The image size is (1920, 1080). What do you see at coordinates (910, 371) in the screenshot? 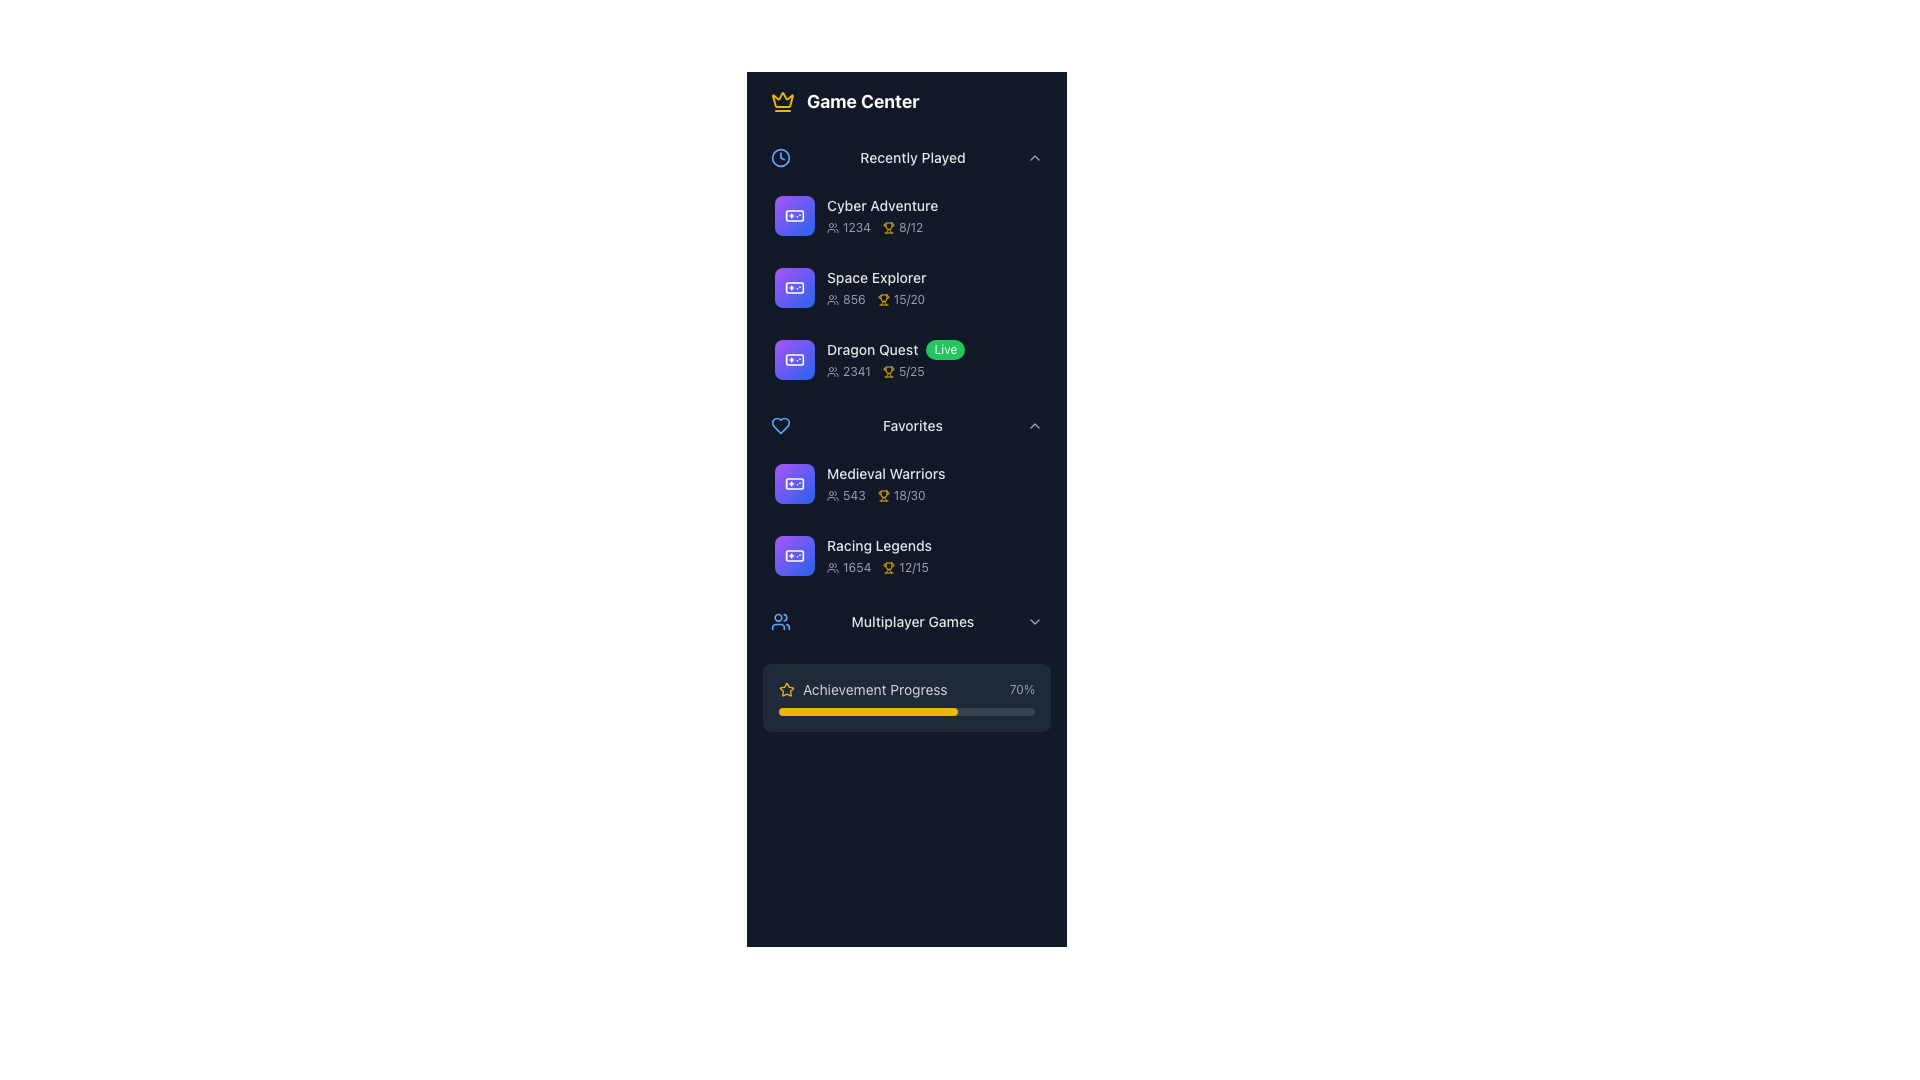
I see `the text label displaying '5/25', which is styled in a small, gray font and located to the right of a yellow trophy icon in the 'Dragon Quest' entry under the 'Recently Played' section` at bounding box center [910, 371].